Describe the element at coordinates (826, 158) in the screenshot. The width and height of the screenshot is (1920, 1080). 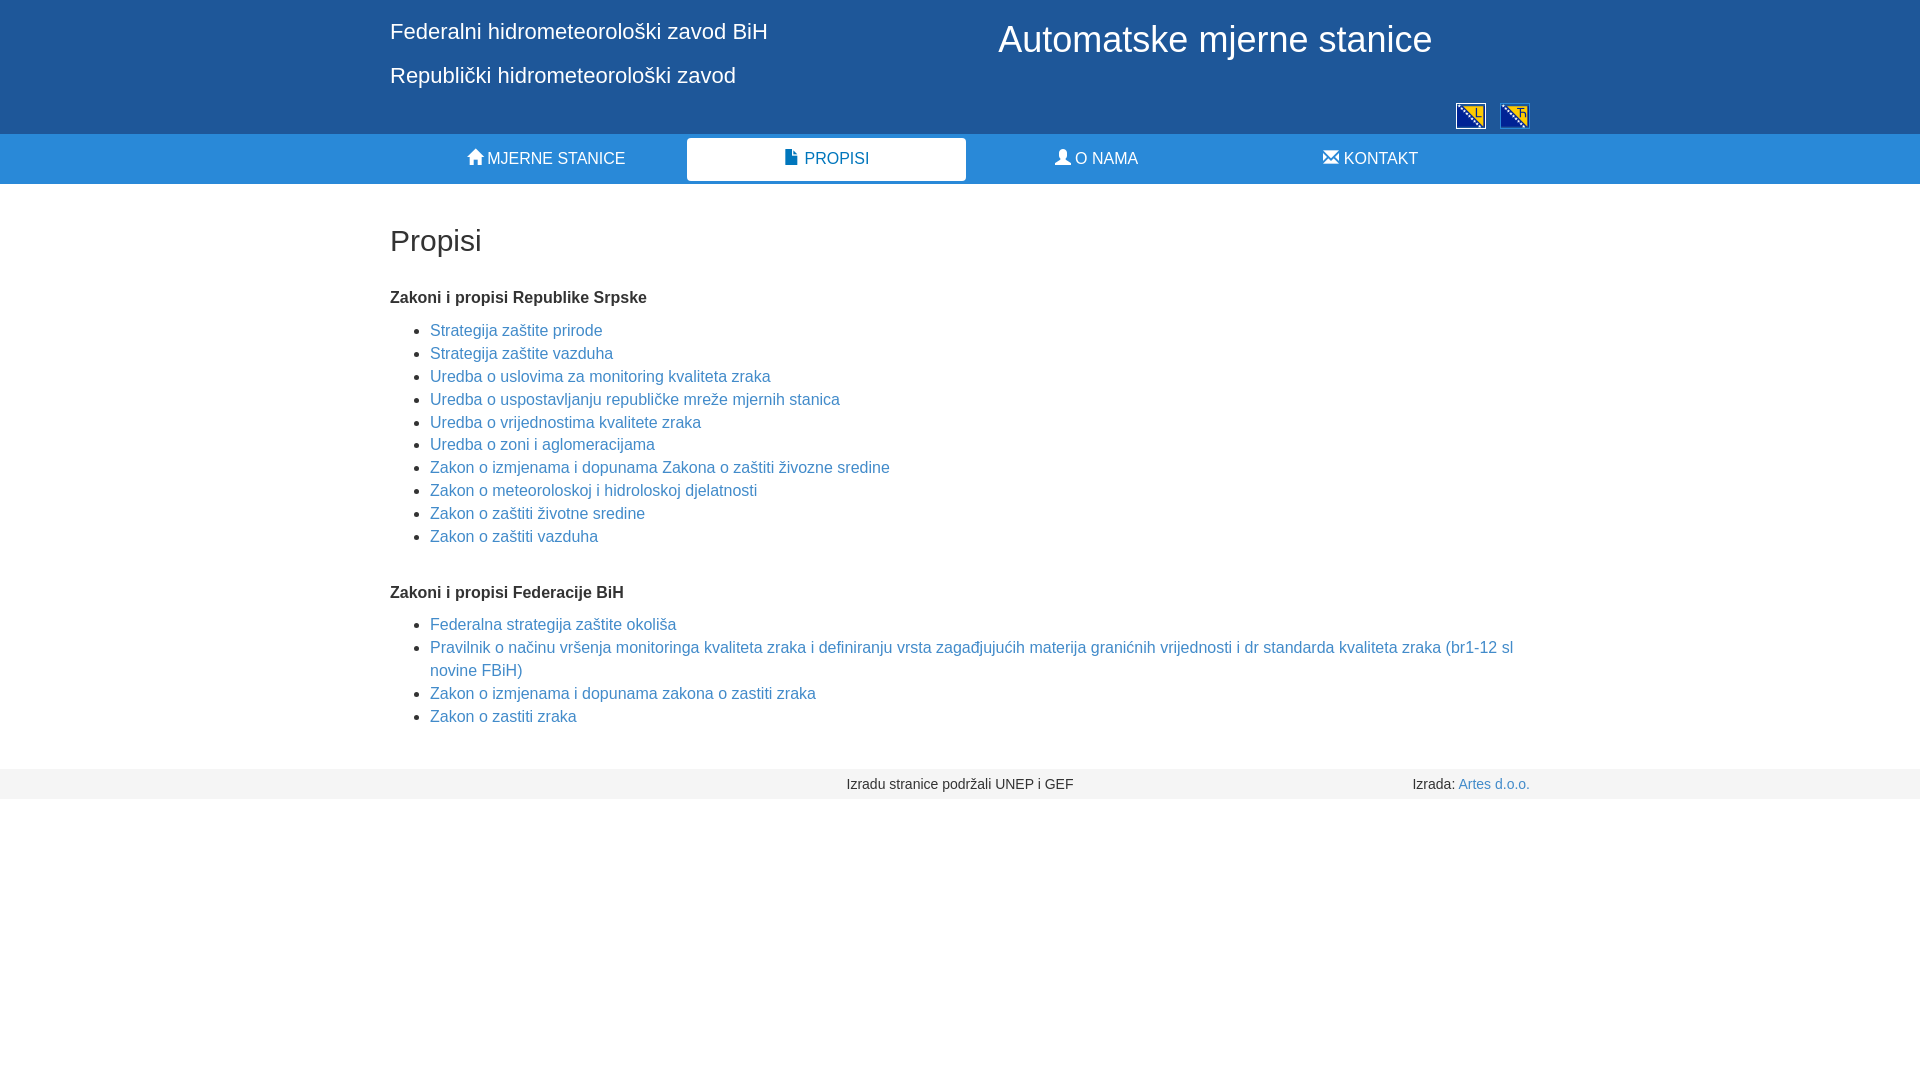
I see `'PROPISI'` at that location.